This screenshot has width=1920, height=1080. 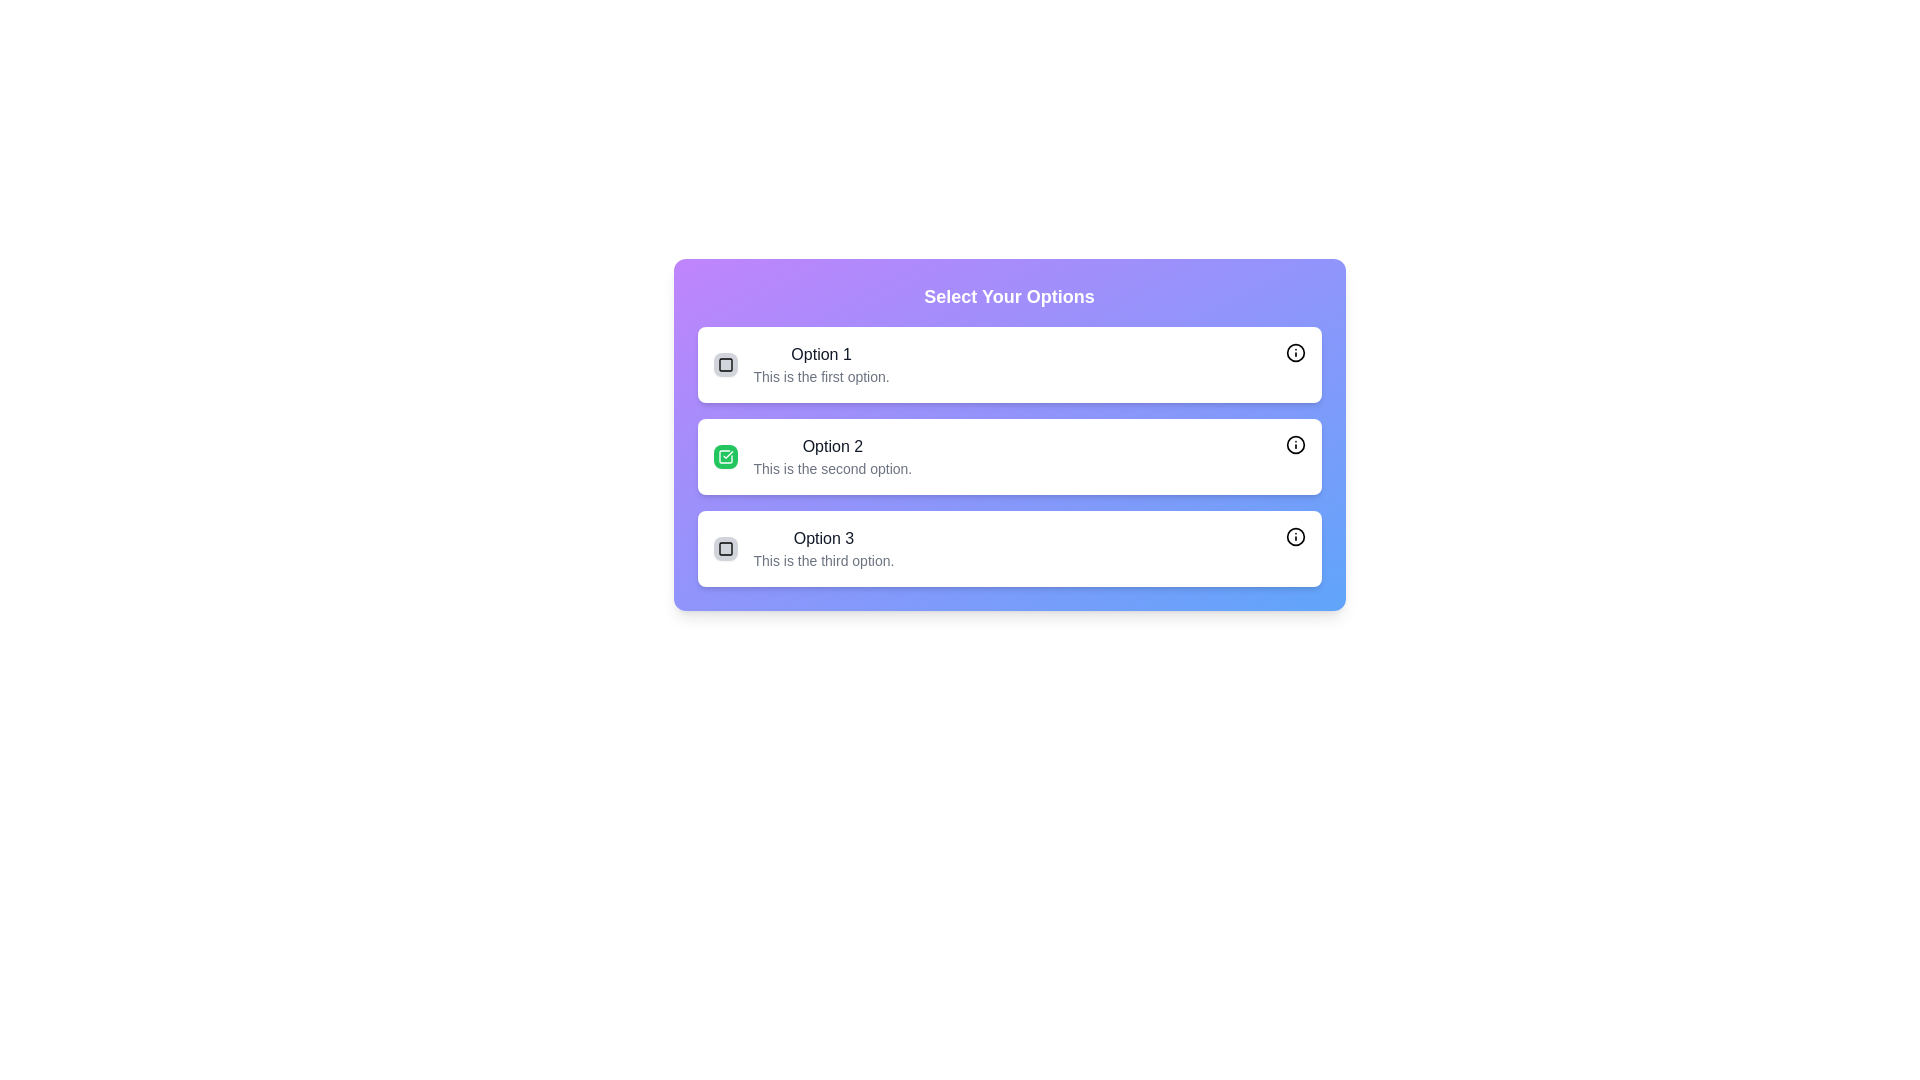 I want to click on the light-gray checkbox or toggle button located to the left of 'Option 3' to possibly trigger a tooltip or styling change, so click(x=724, y=548).